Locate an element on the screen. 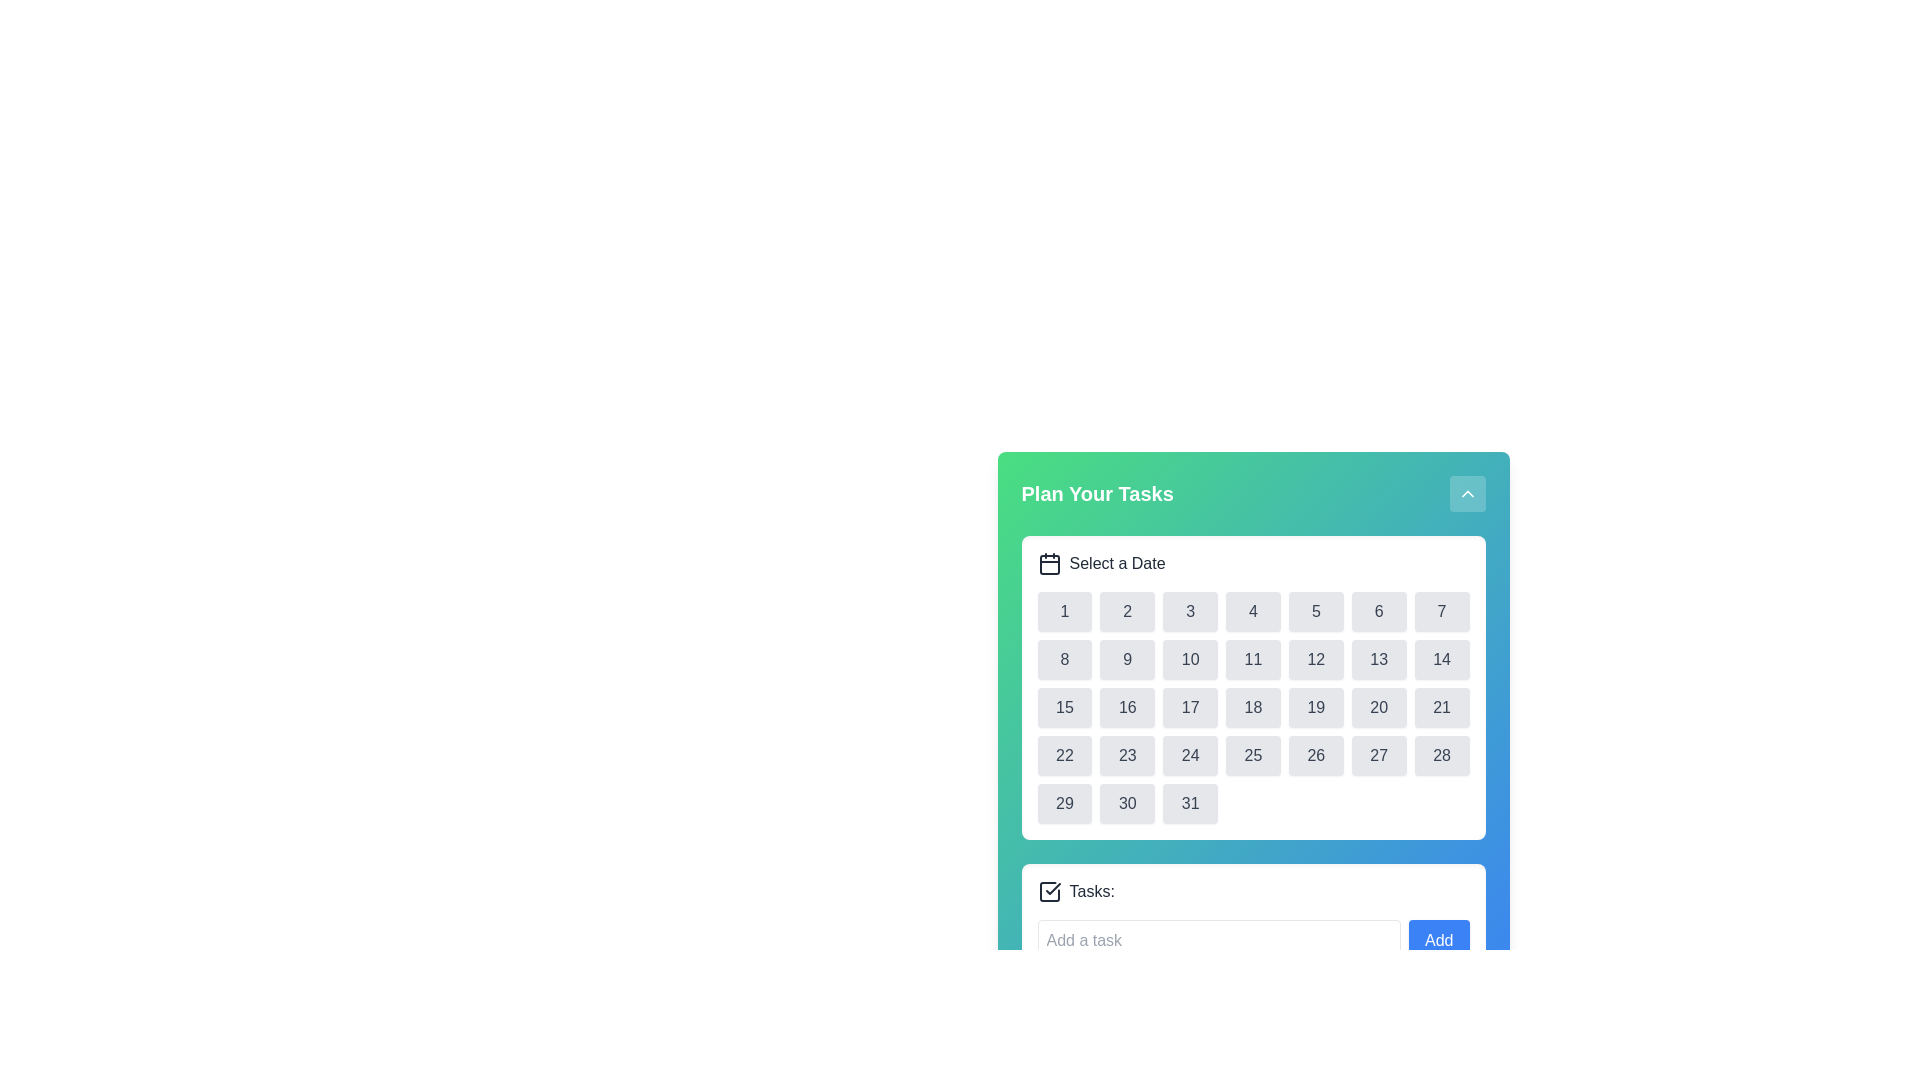  the selectable date button in the calendar interface, which is positioned in the second row and first column of the grid is located at coordinates (1063, 659).